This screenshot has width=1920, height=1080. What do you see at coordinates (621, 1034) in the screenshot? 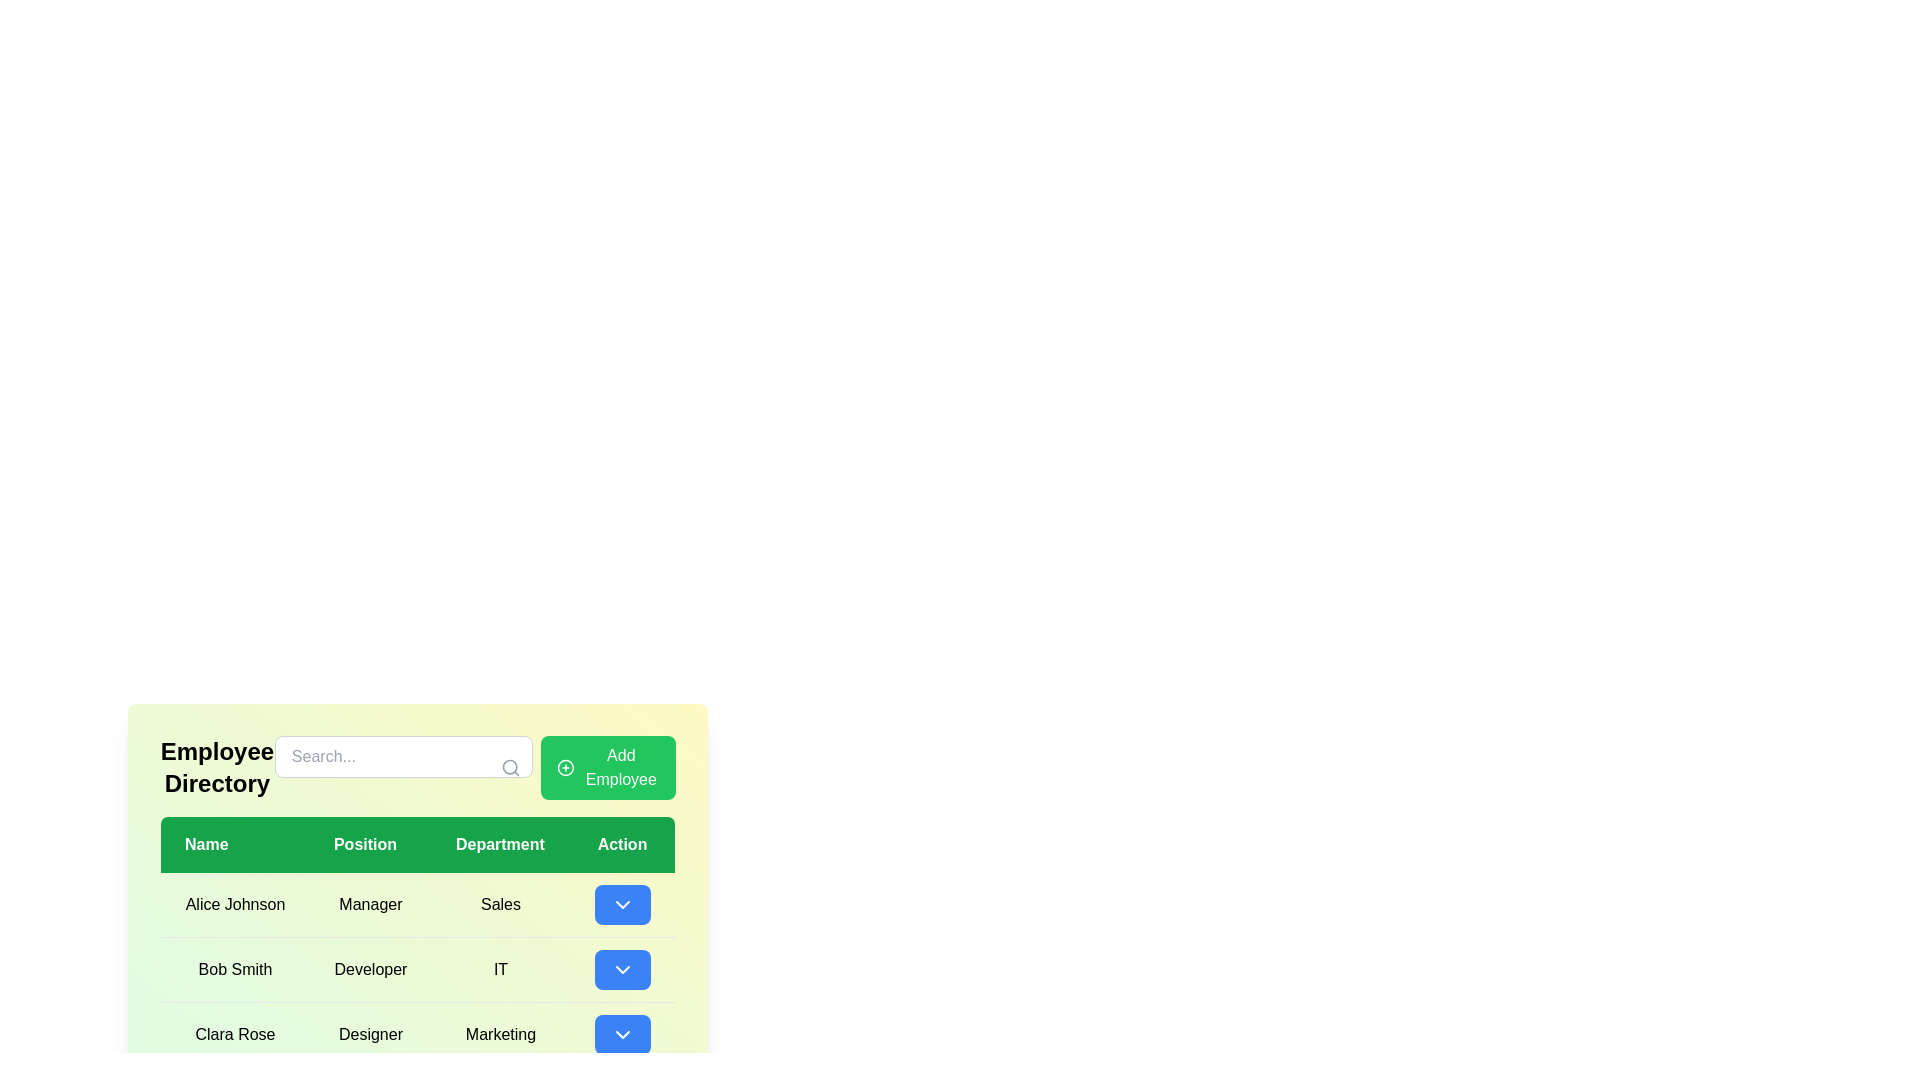
I see `the blue button with a downward arrow icon located in the last row of the table under the 'Action' column corresponding to 'Clara Rose', 'Designer', 'Marketing'` at bounding box center [621, 1034].